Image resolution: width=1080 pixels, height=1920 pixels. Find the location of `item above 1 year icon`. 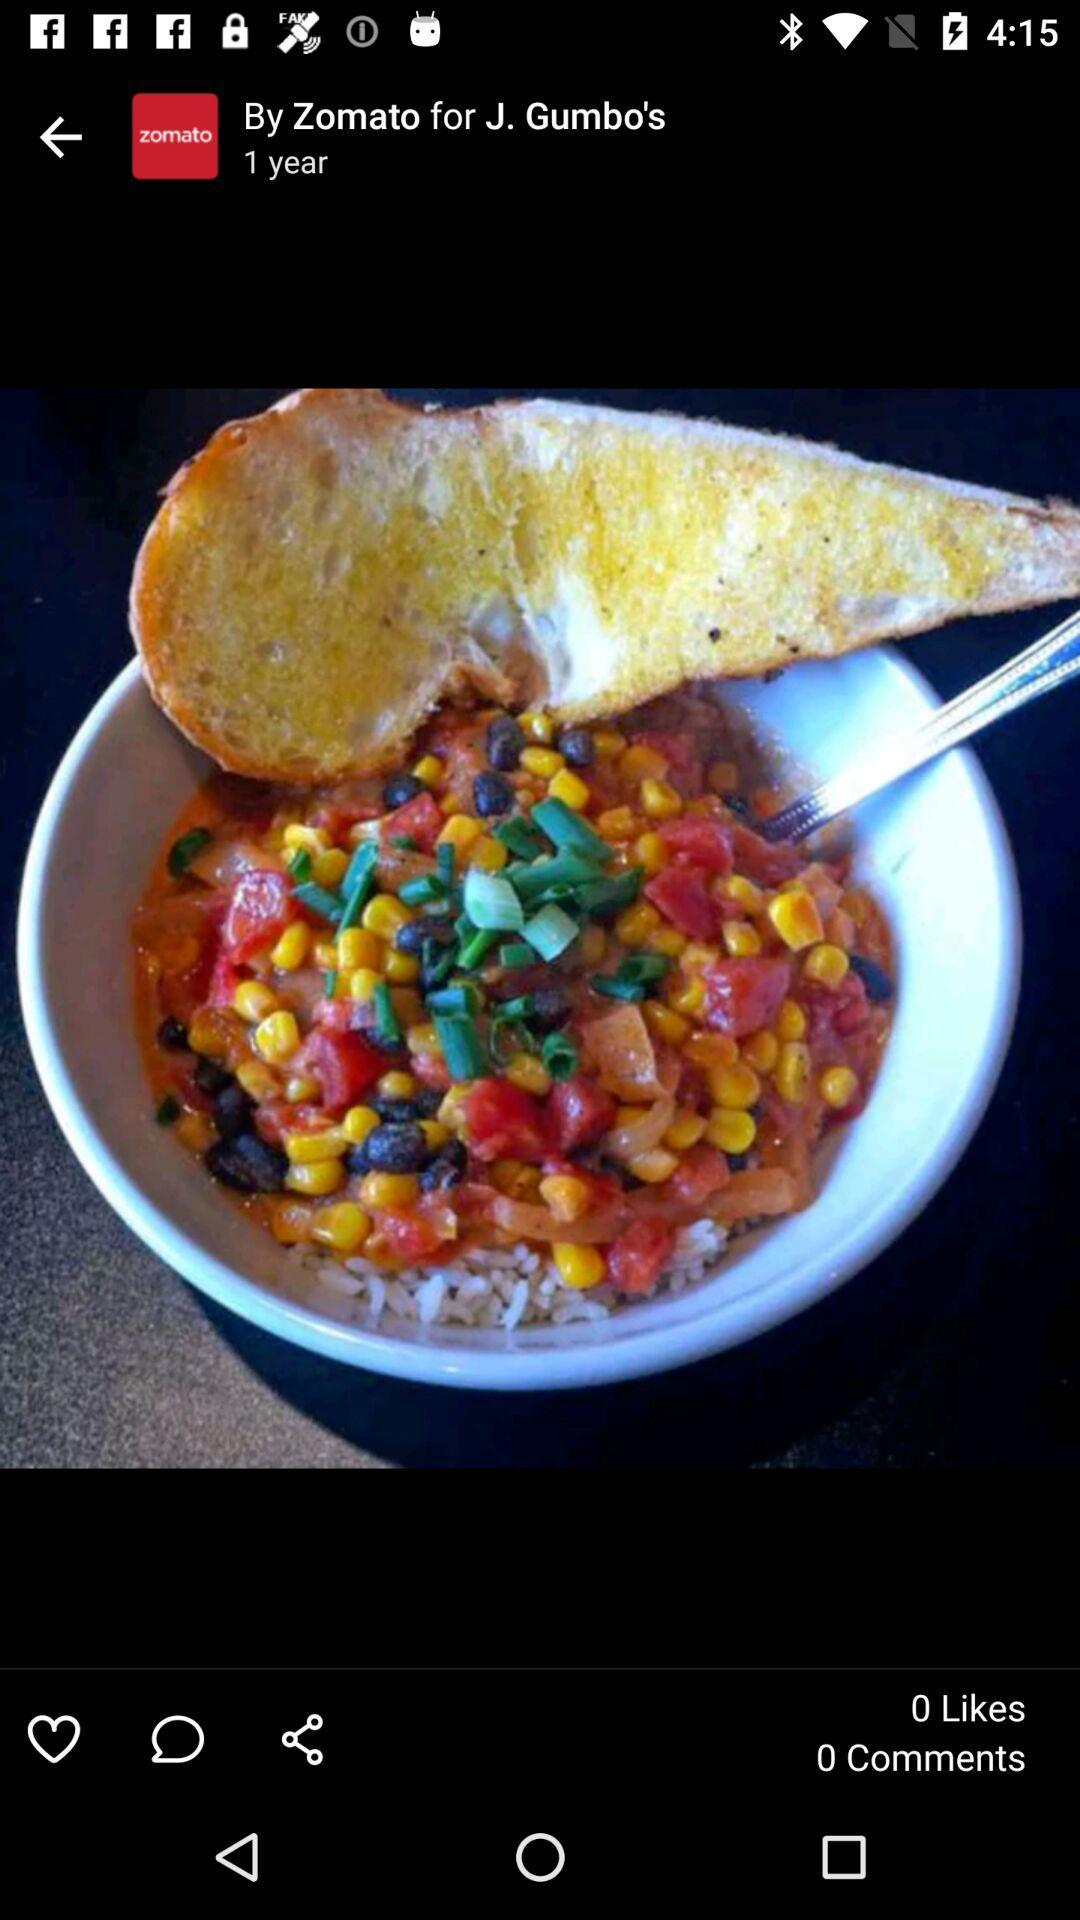

item above 1 year icon is located at coordinates (661, 113).